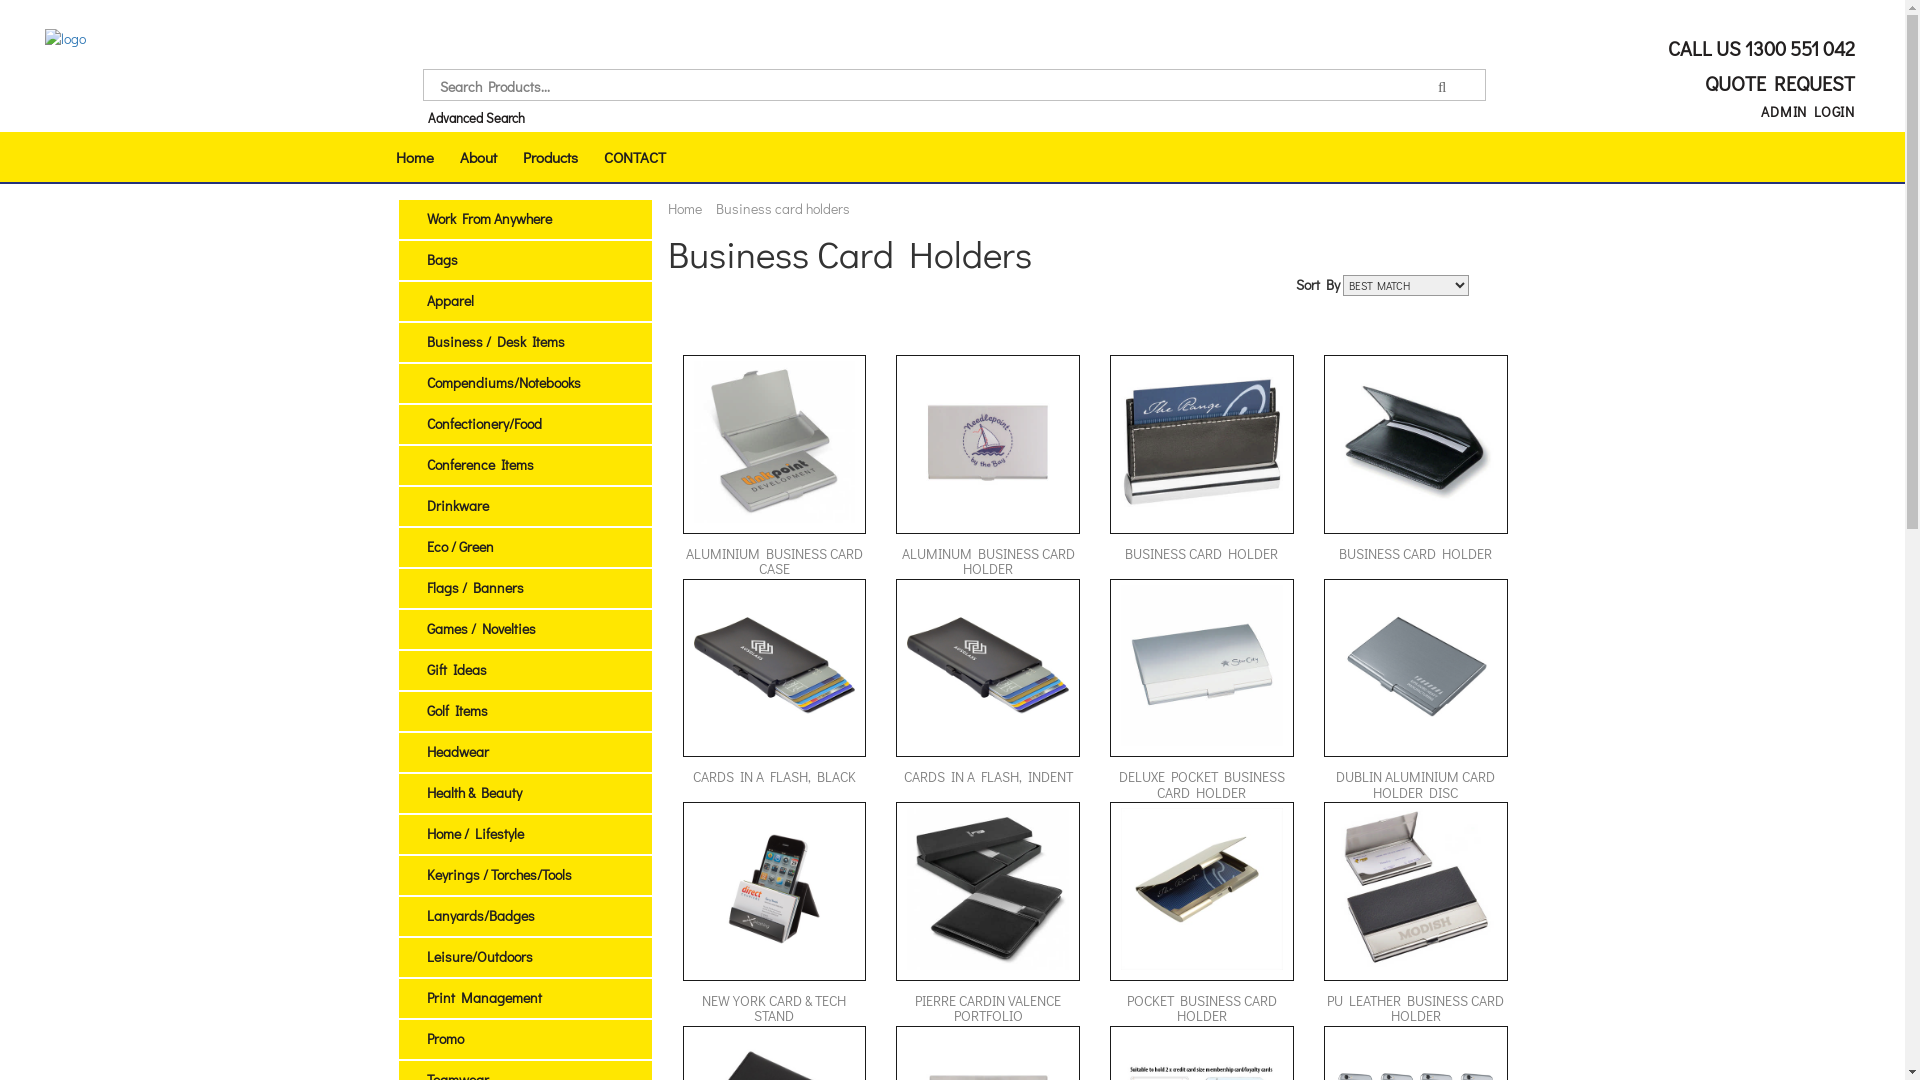 This screenshot has height=1080, width=1920. Describe the element at coordinates (478, 955) in the screenshot. I see `'Leisure/Outdoors'` at that location.